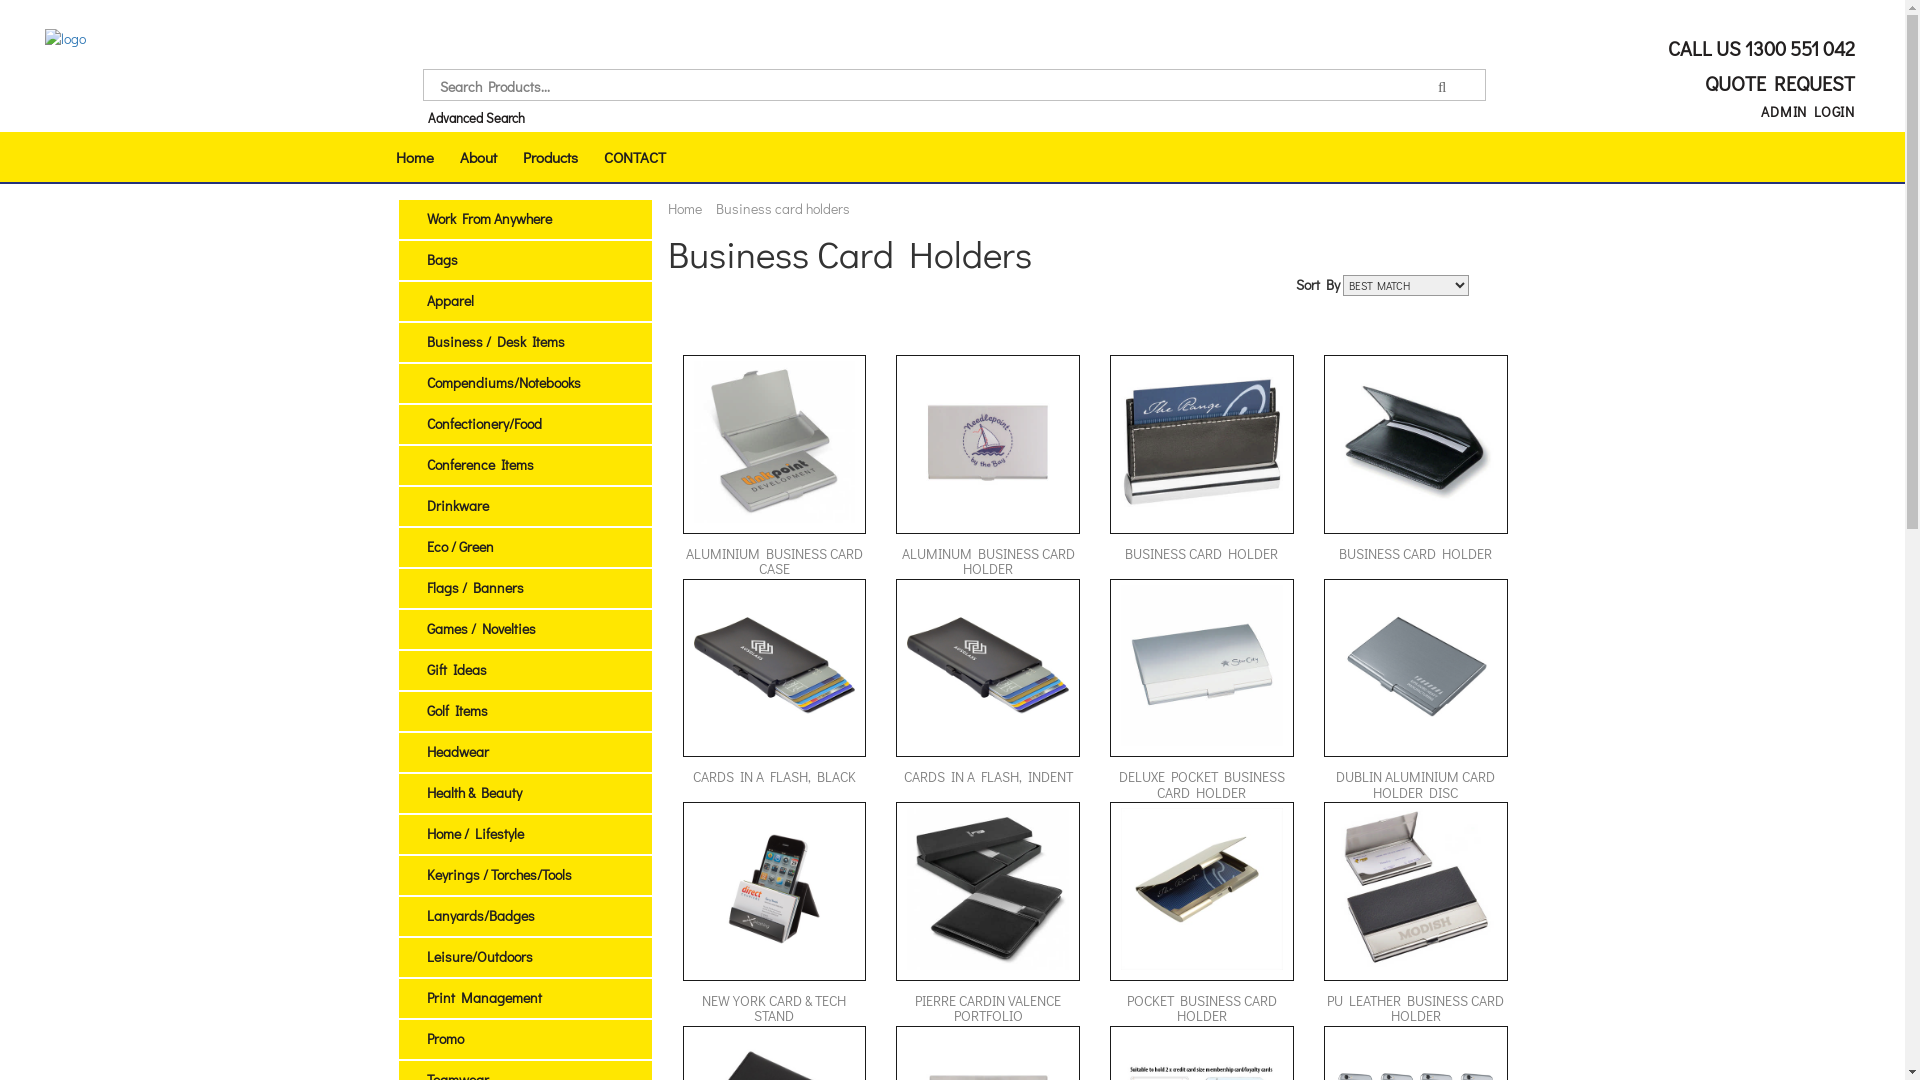 This screenshot has height=1080, width=1920. Describe the element at coordinates (478, 955) in the screenshot. I see `'Leisure/Outdoors'` at that location.